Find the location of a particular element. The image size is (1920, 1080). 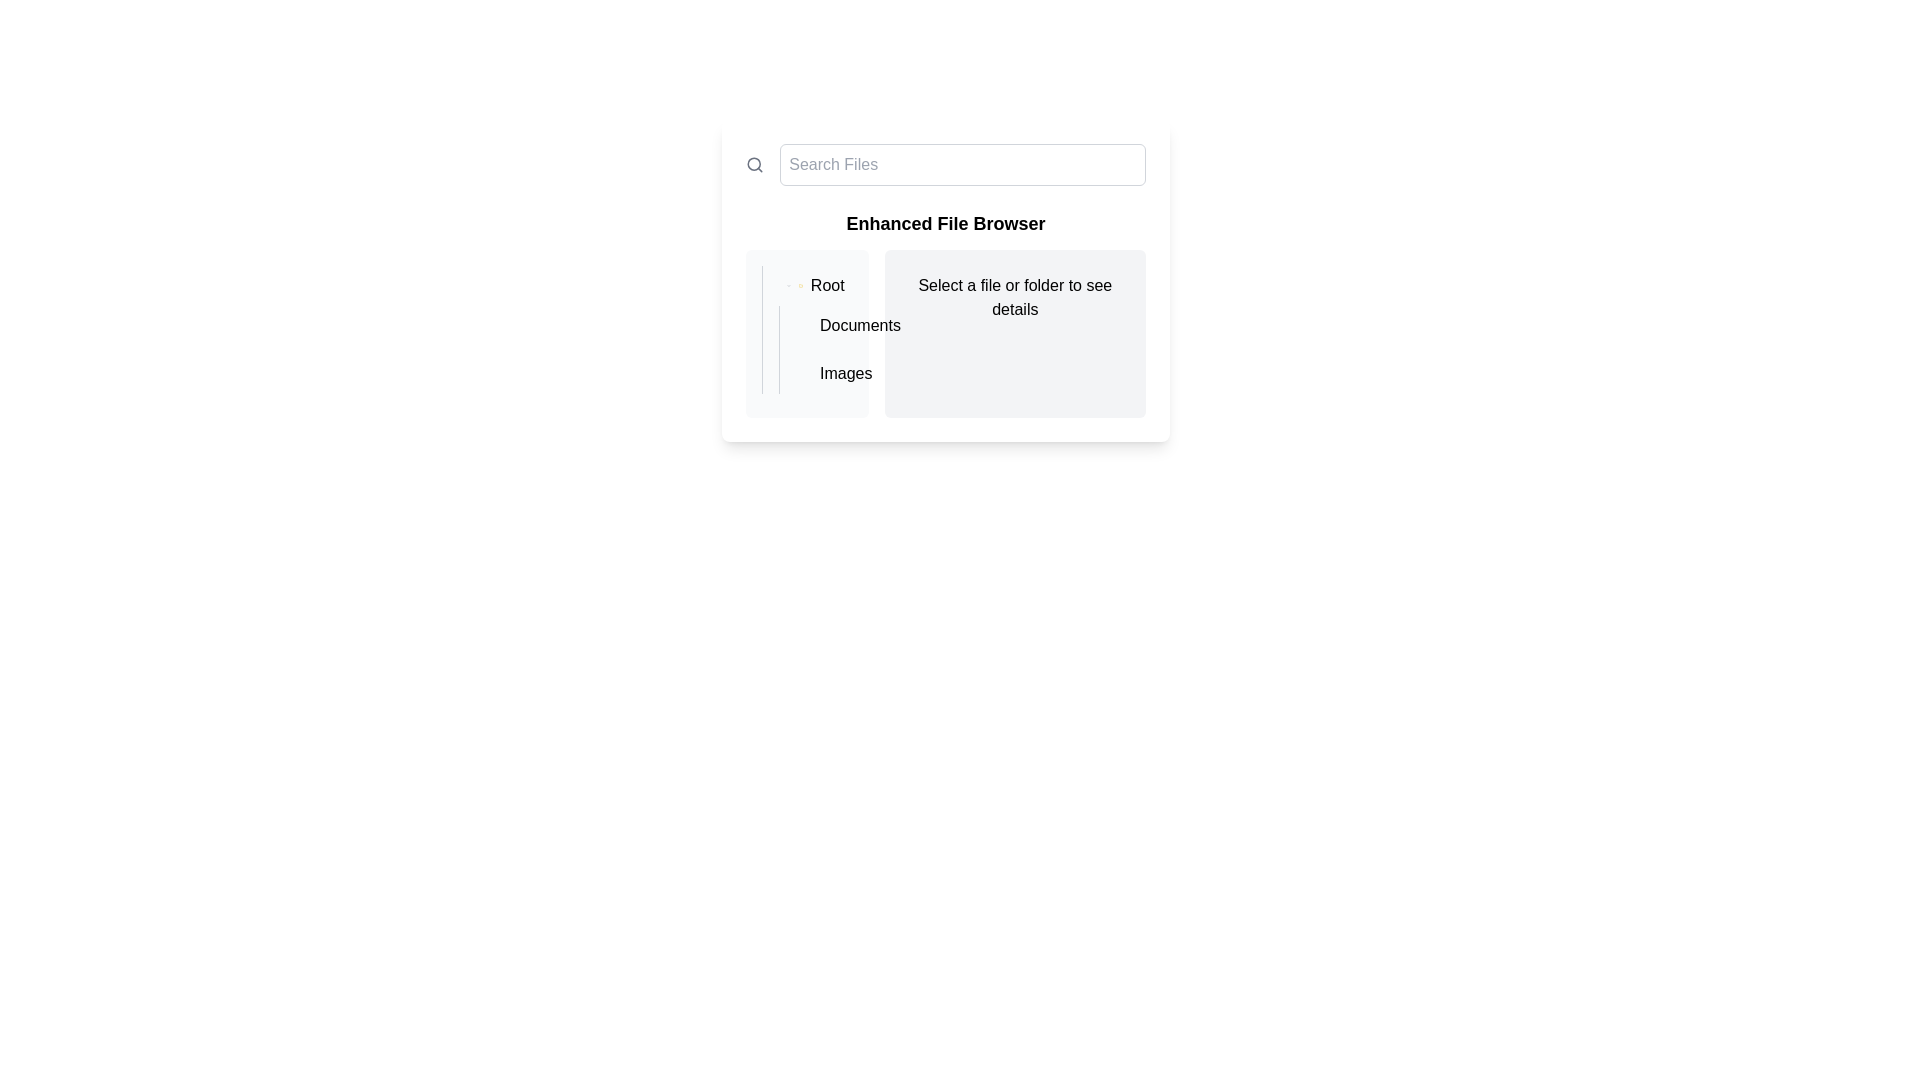

the Folder label in the file browsing sidebar is located at coordinates (815, 285).